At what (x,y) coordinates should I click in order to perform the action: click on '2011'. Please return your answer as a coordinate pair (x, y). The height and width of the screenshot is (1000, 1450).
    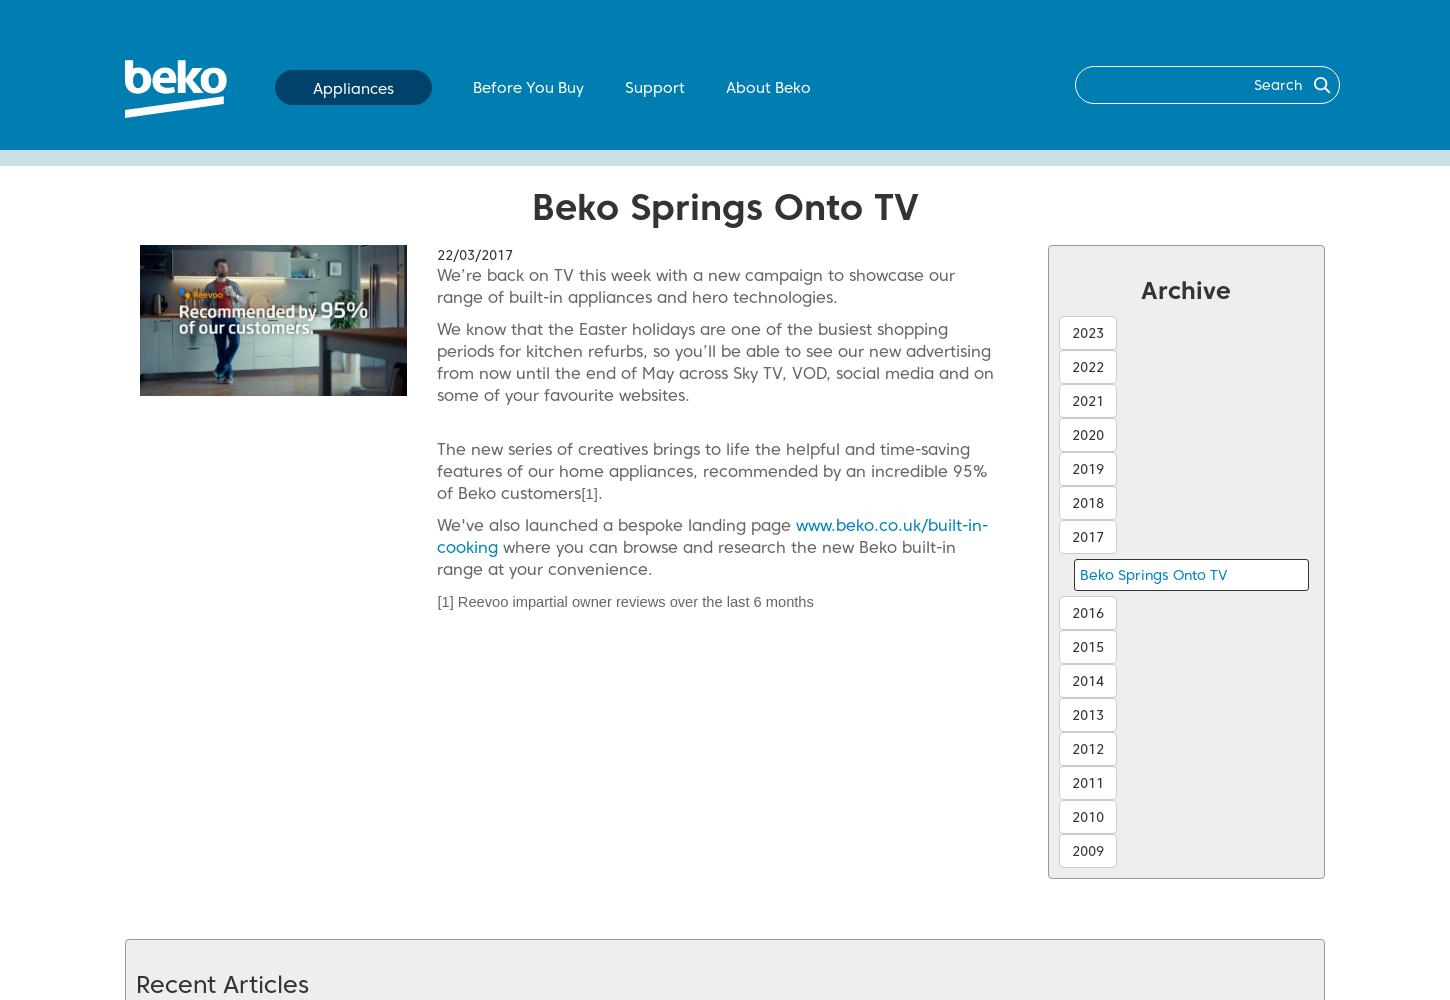
    Looking at the image, I should click on (1087, 783).